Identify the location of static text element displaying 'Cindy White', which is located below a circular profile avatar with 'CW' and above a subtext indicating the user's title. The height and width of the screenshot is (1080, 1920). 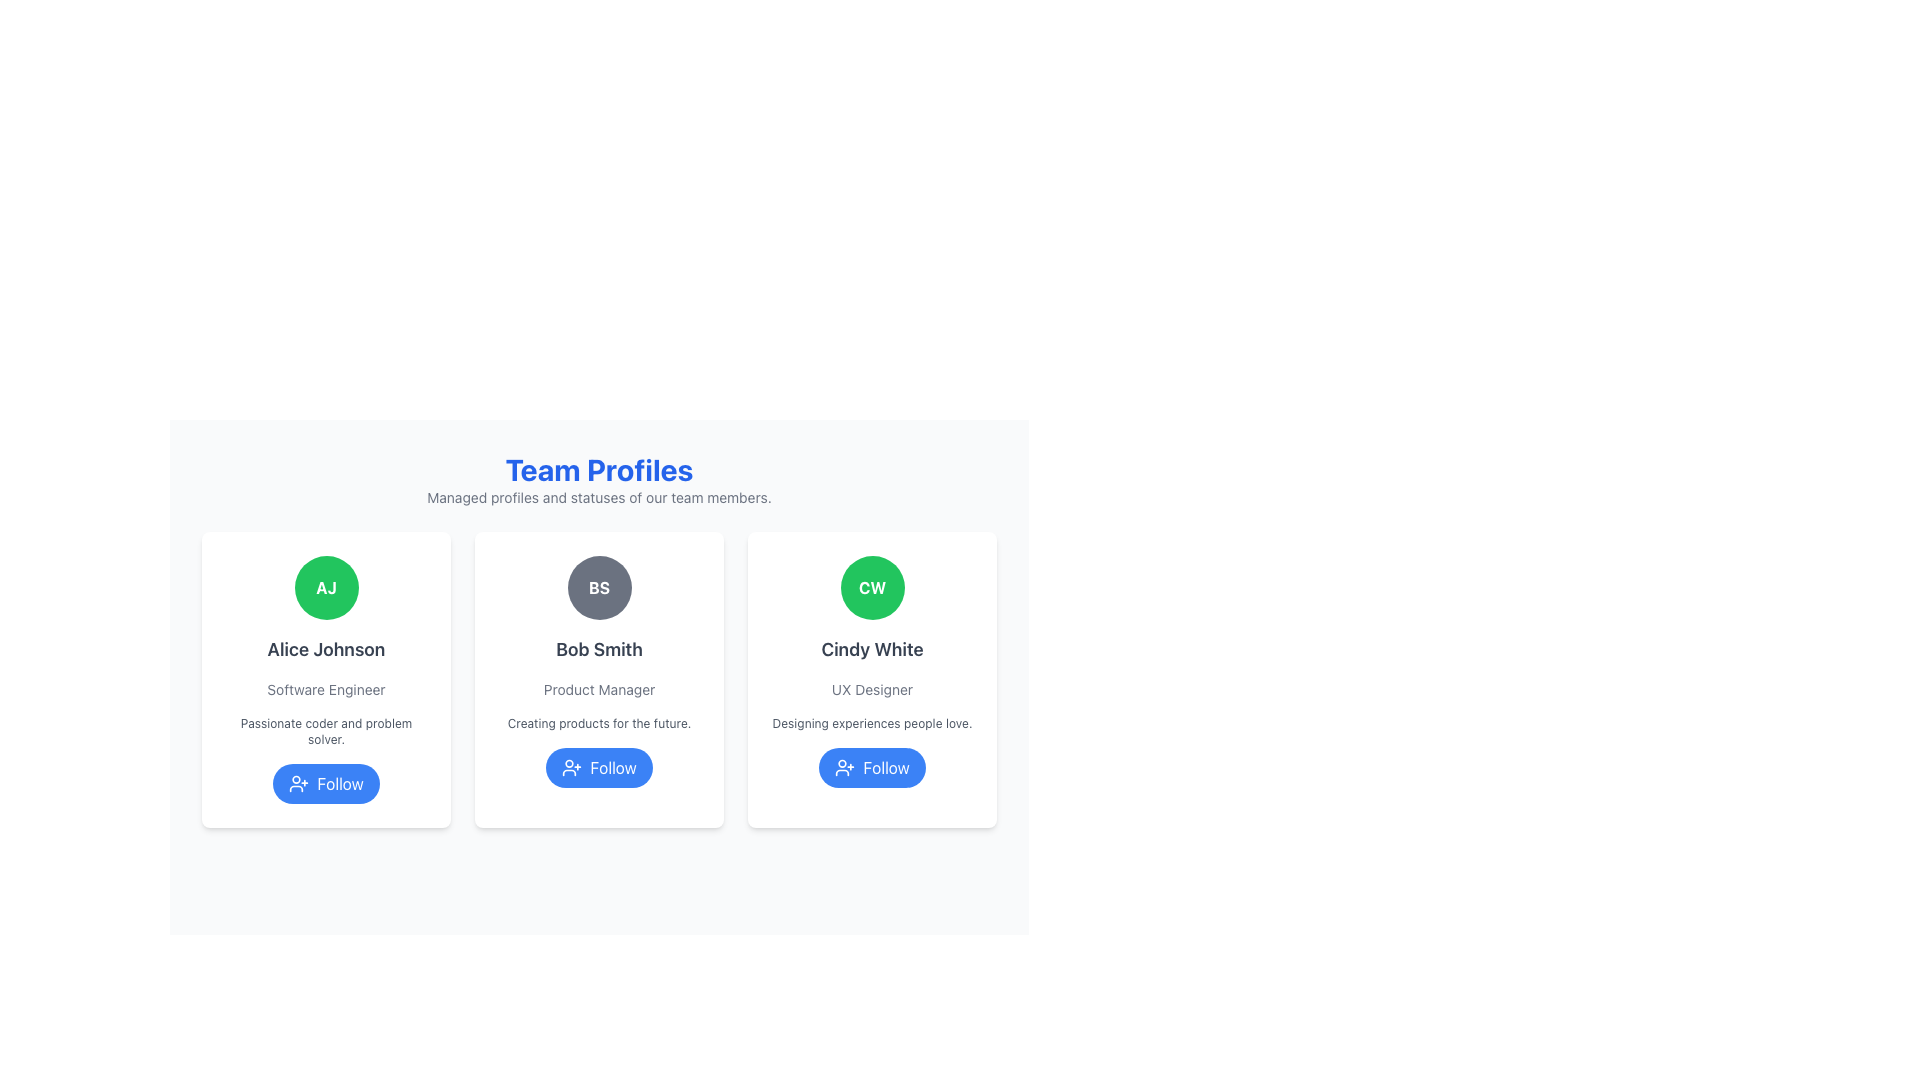
(872, 650).